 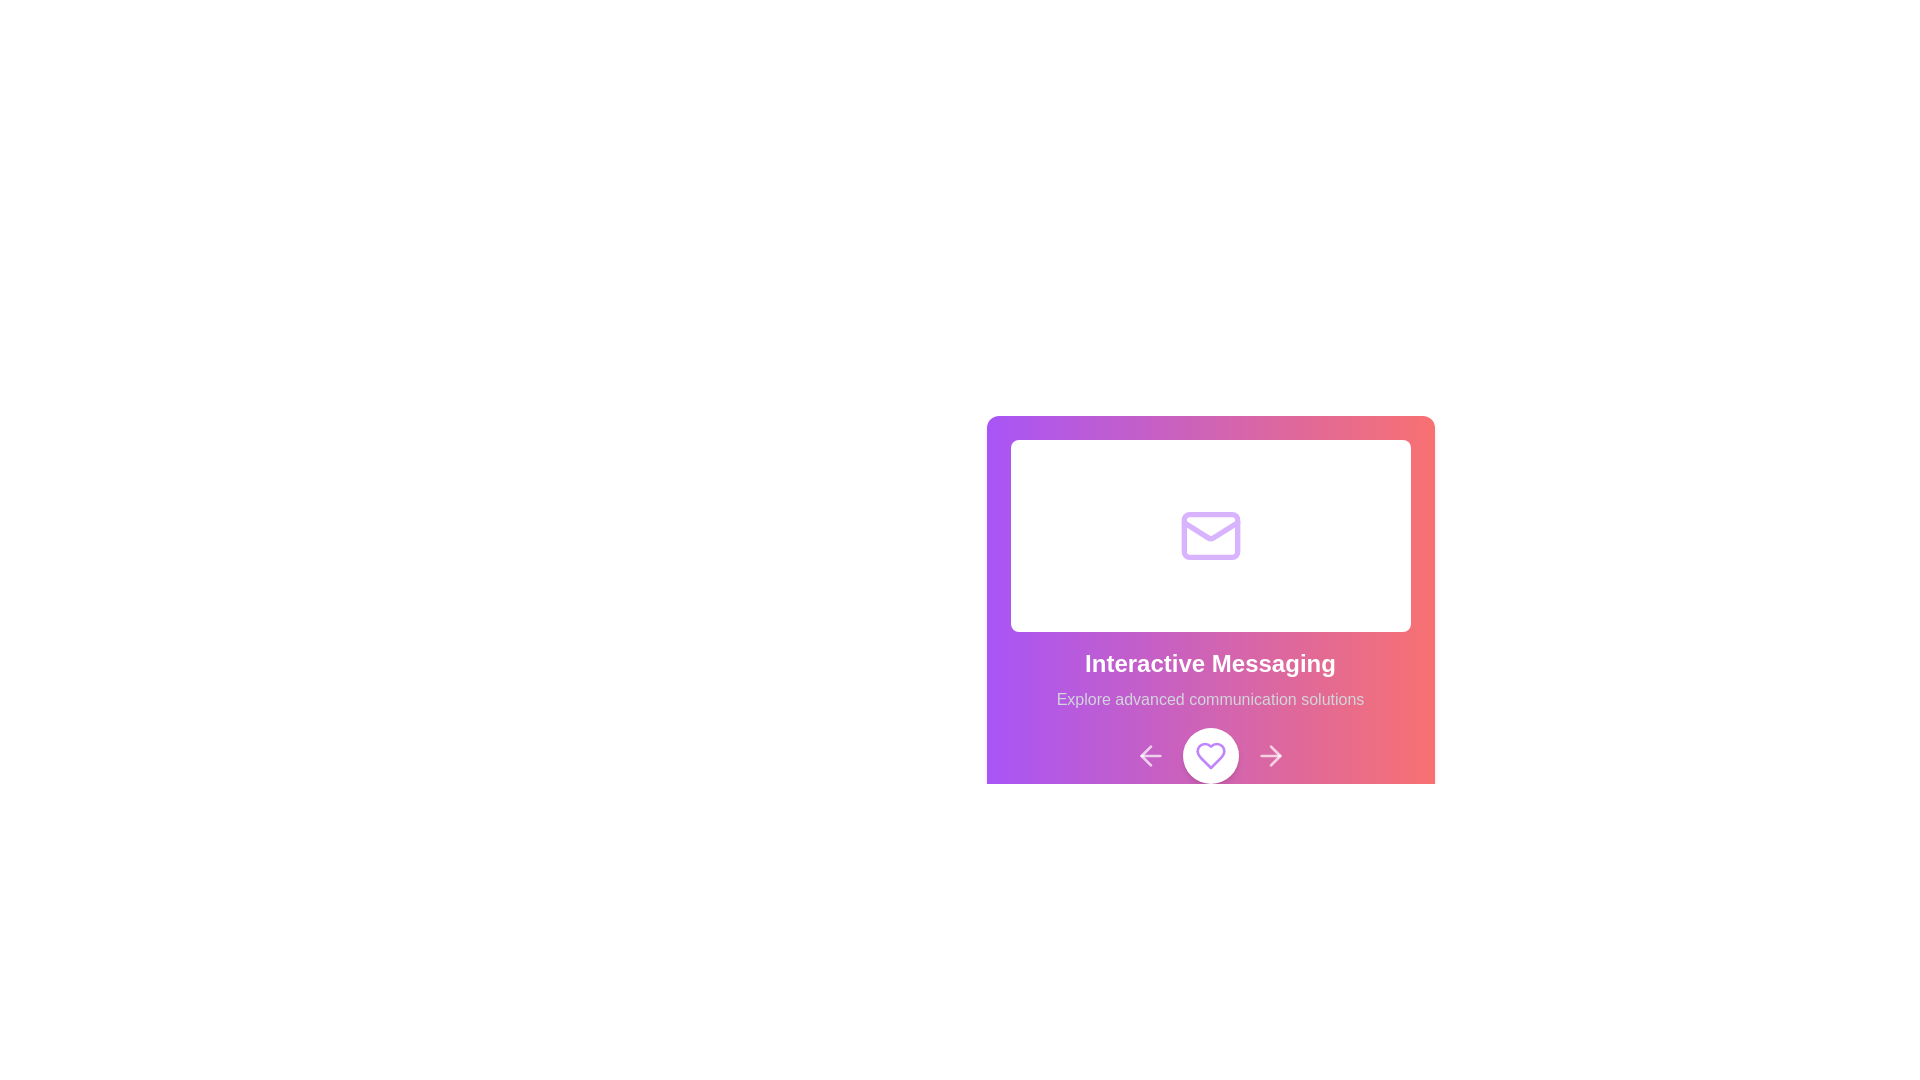 I want to click on the heart-shaped icon with a purple color, so click(x=1209, y=756).